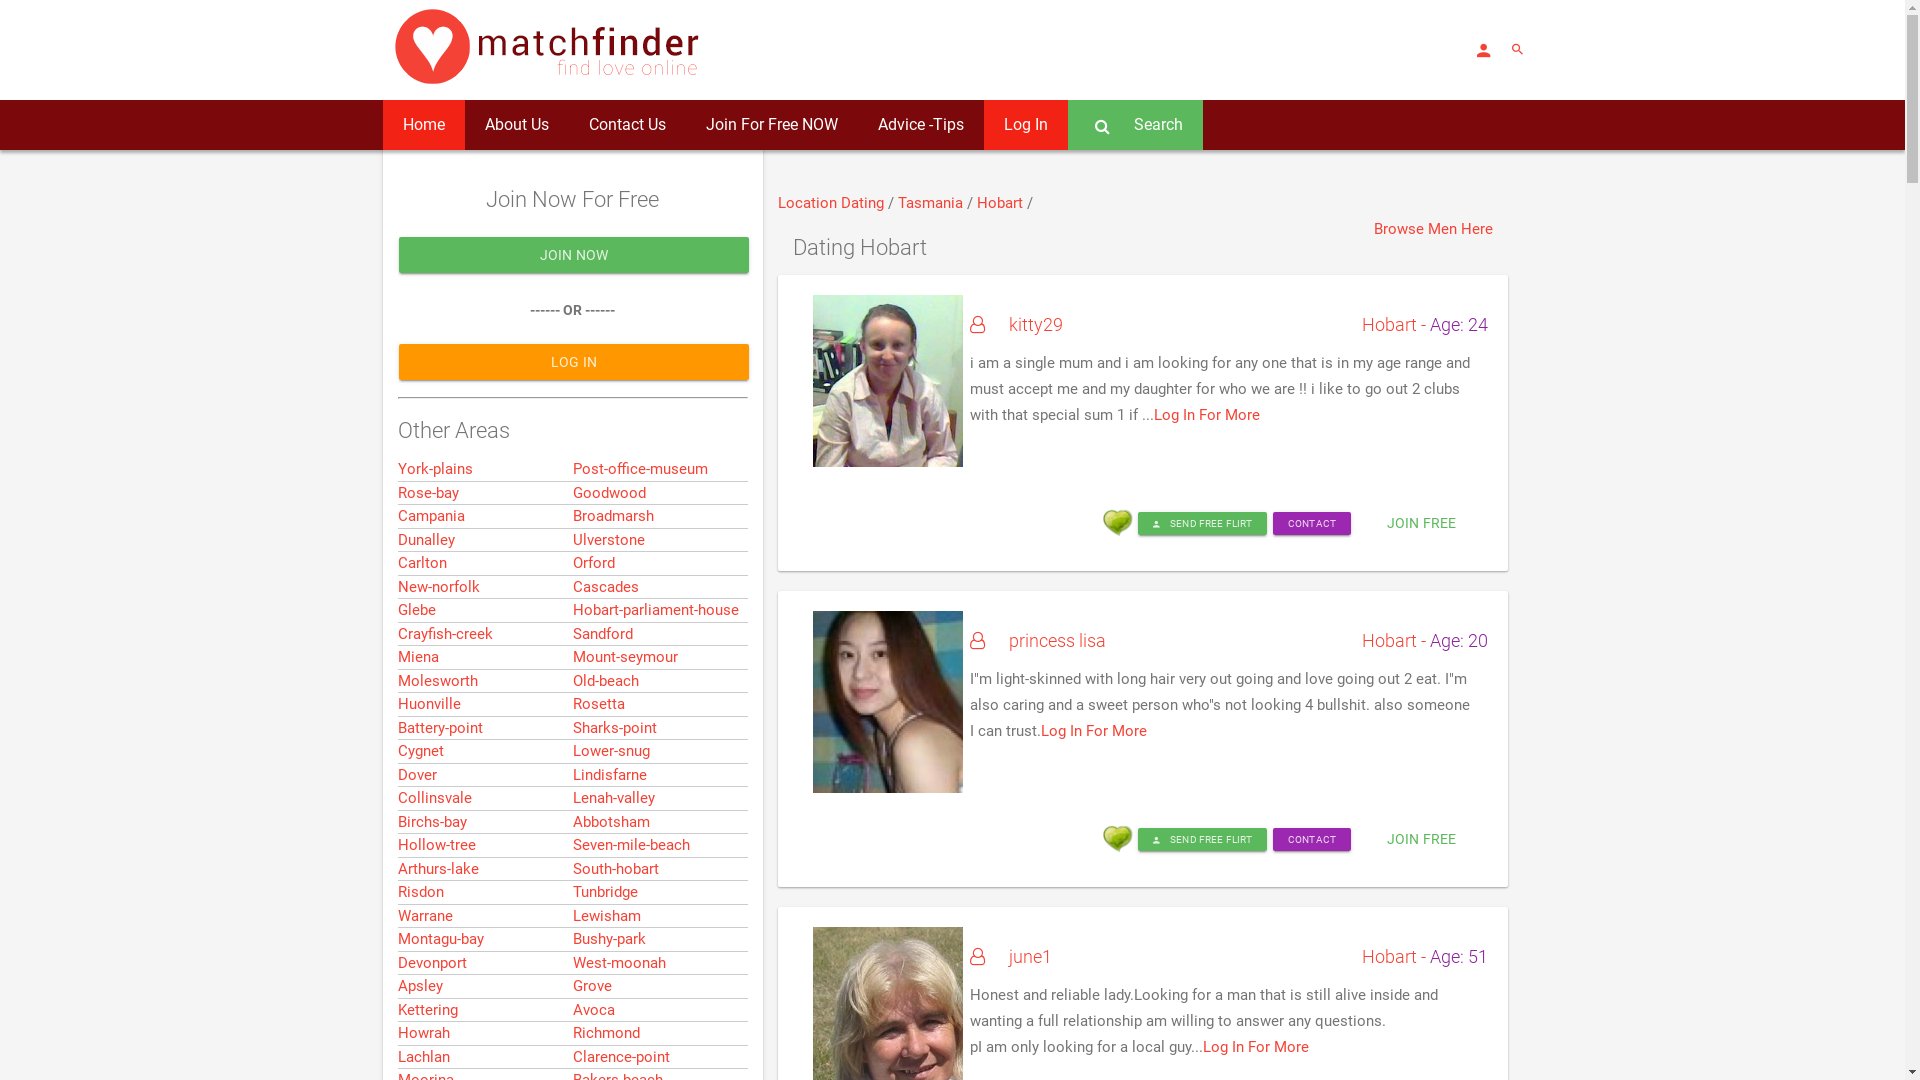 The height and width of the screenshot is (1080, 1920). I want to click on 'Cascades', so click(570, 585).